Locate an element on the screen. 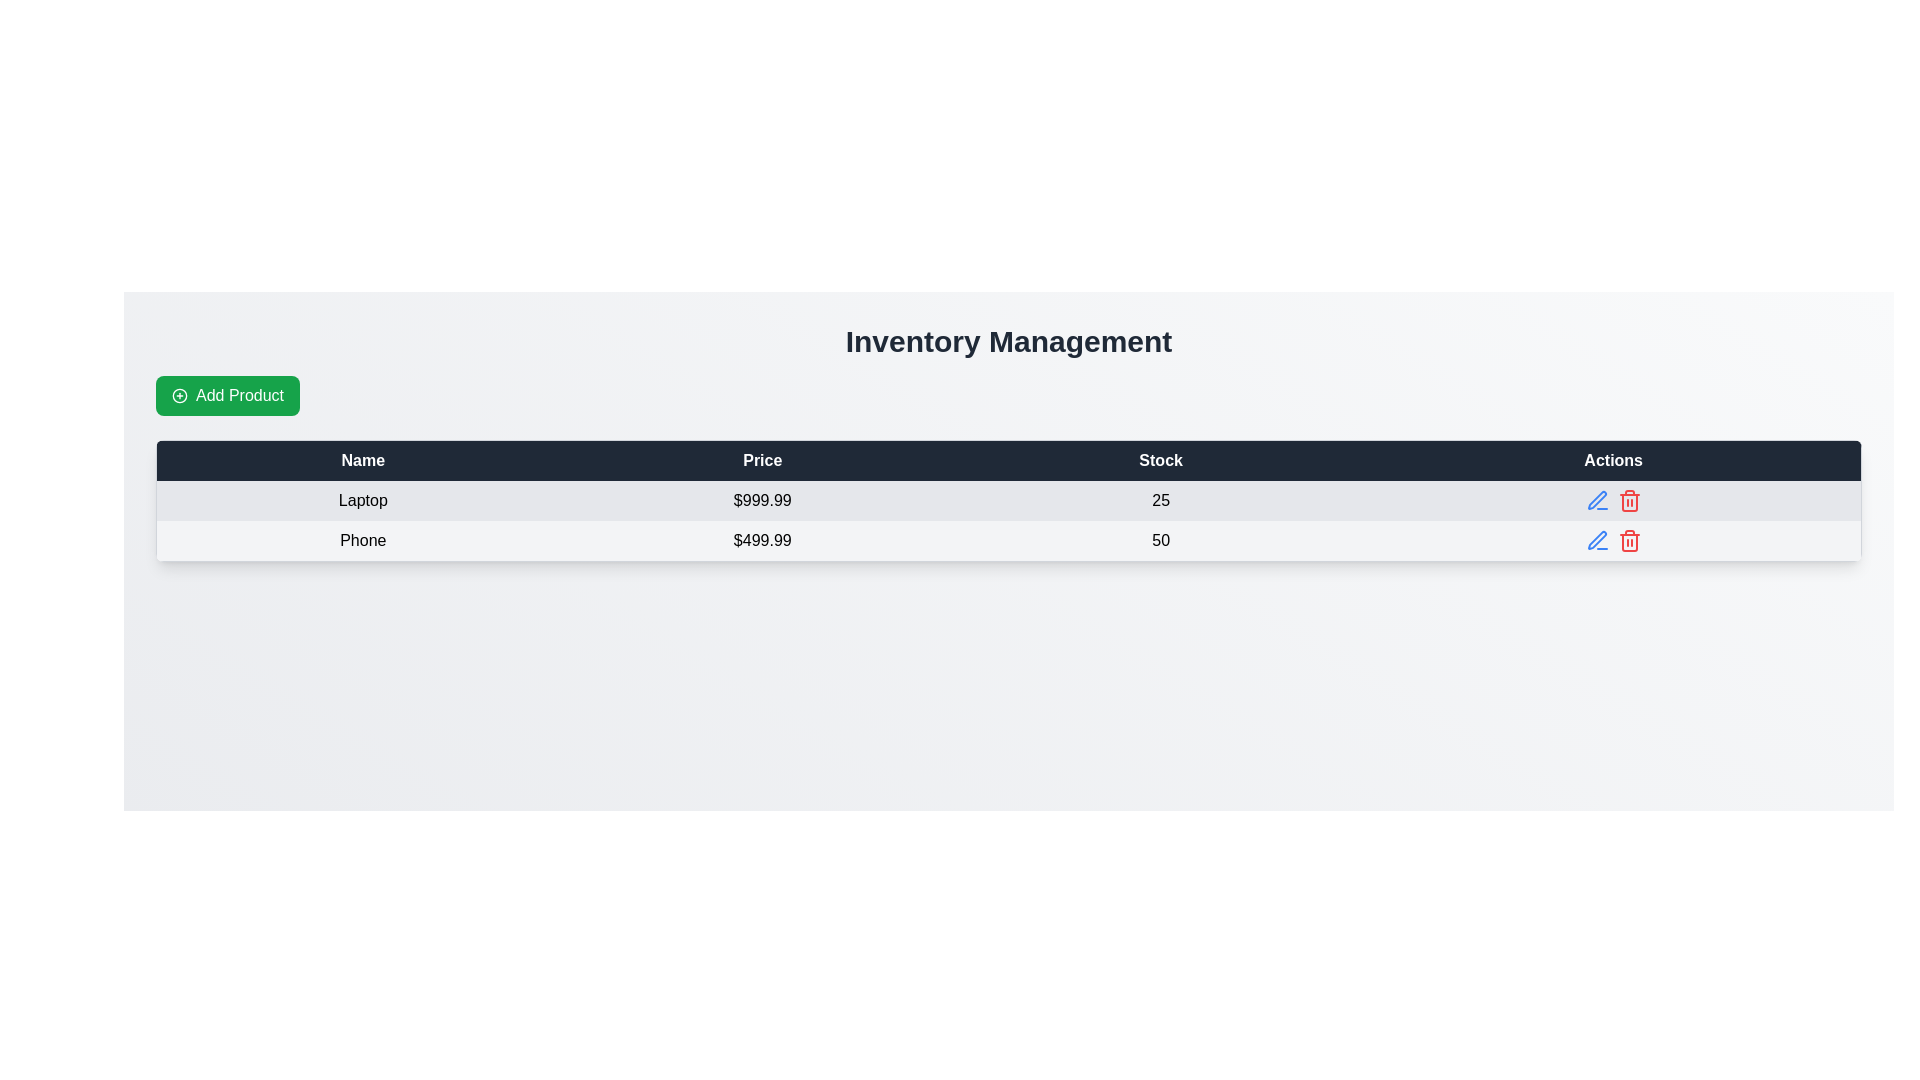 The image size is (1920, 1080). the green 'Add Product' button with rounded corners and a circular plus icon, located below the 'Inventory Management' header is located at coordinates (228, 396).